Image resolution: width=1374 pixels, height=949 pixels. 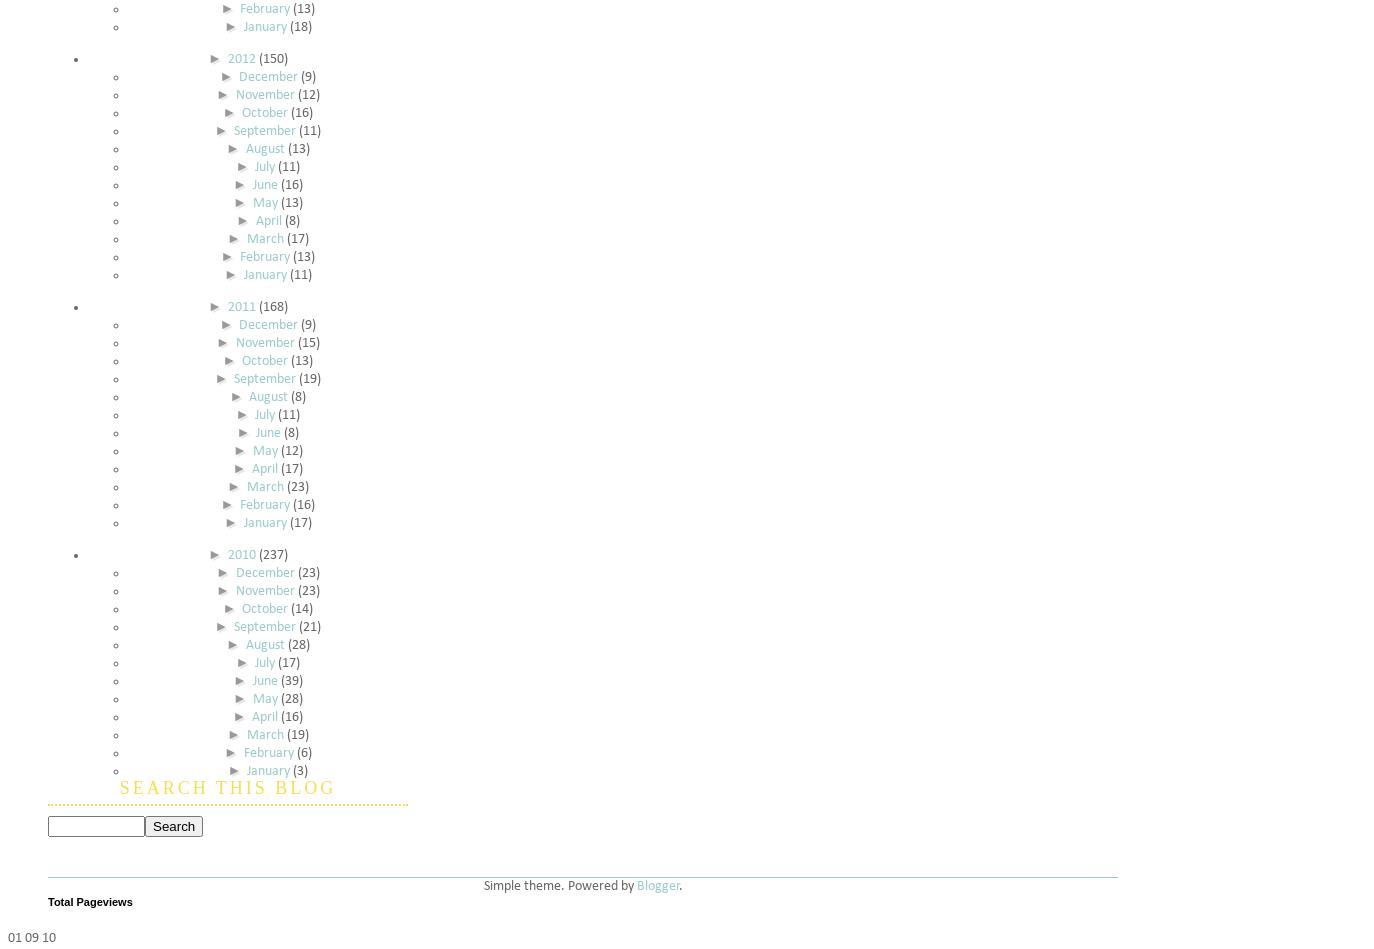 I want to click on '2010', so click(x=241, y=554).